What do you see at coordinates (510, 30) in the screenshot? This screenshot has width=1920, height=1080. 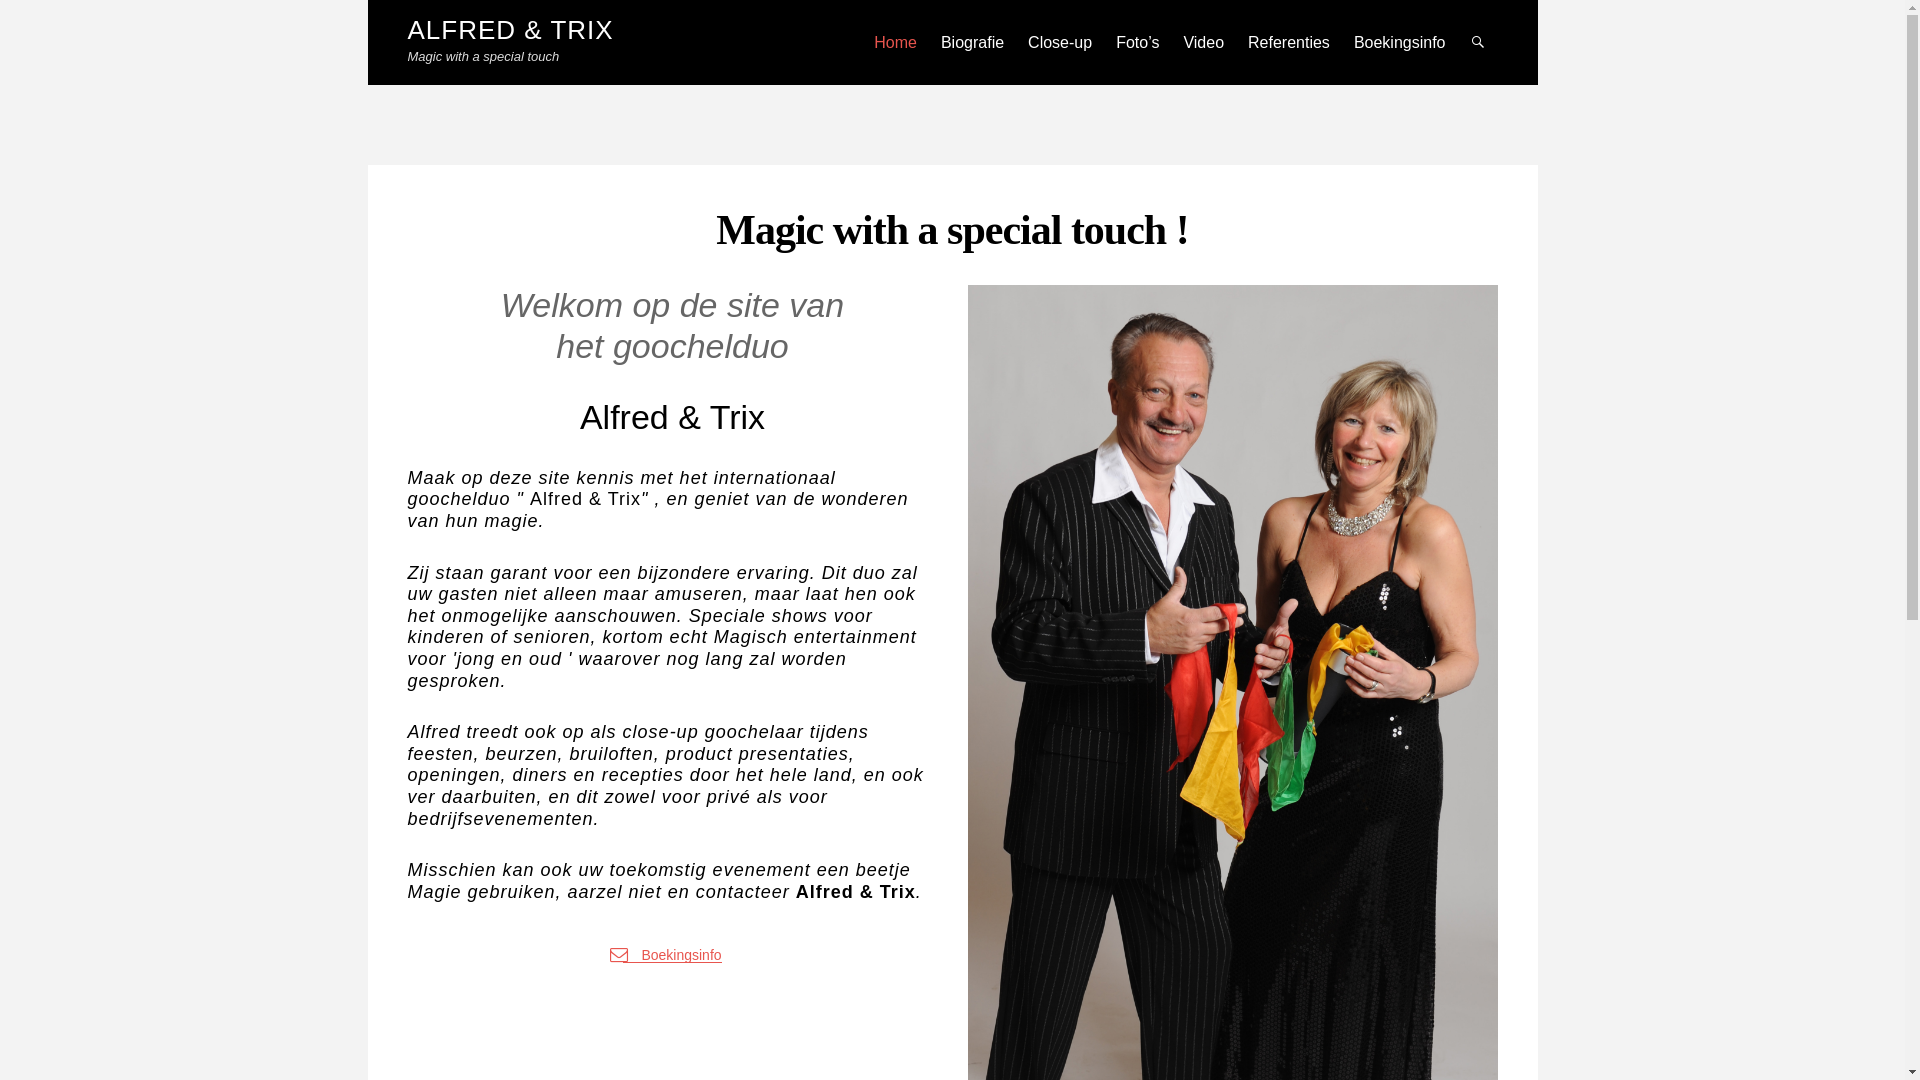 I see `'ALFRED & TRIX'` at bounding box center [510, 30].